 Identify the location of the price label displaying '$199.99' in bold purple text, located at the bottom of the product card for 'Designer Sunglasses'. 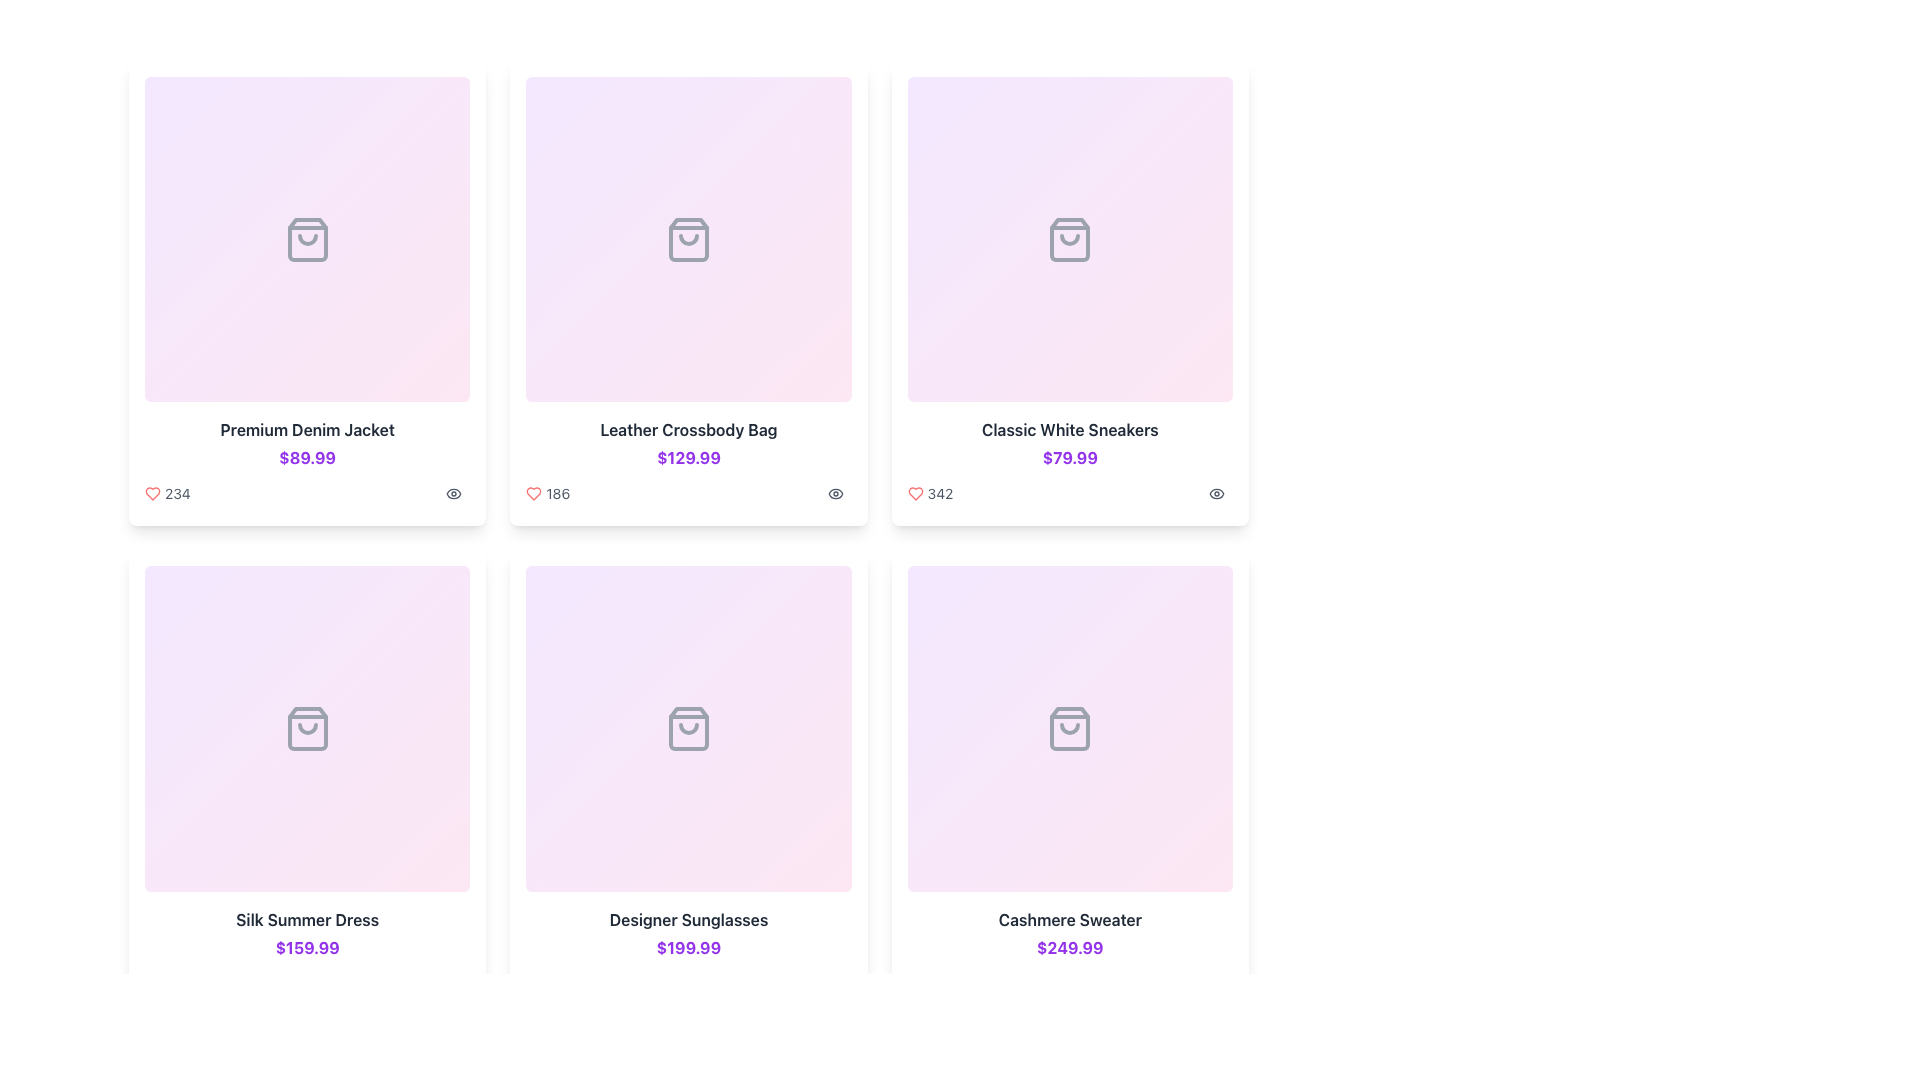
(688, 946).